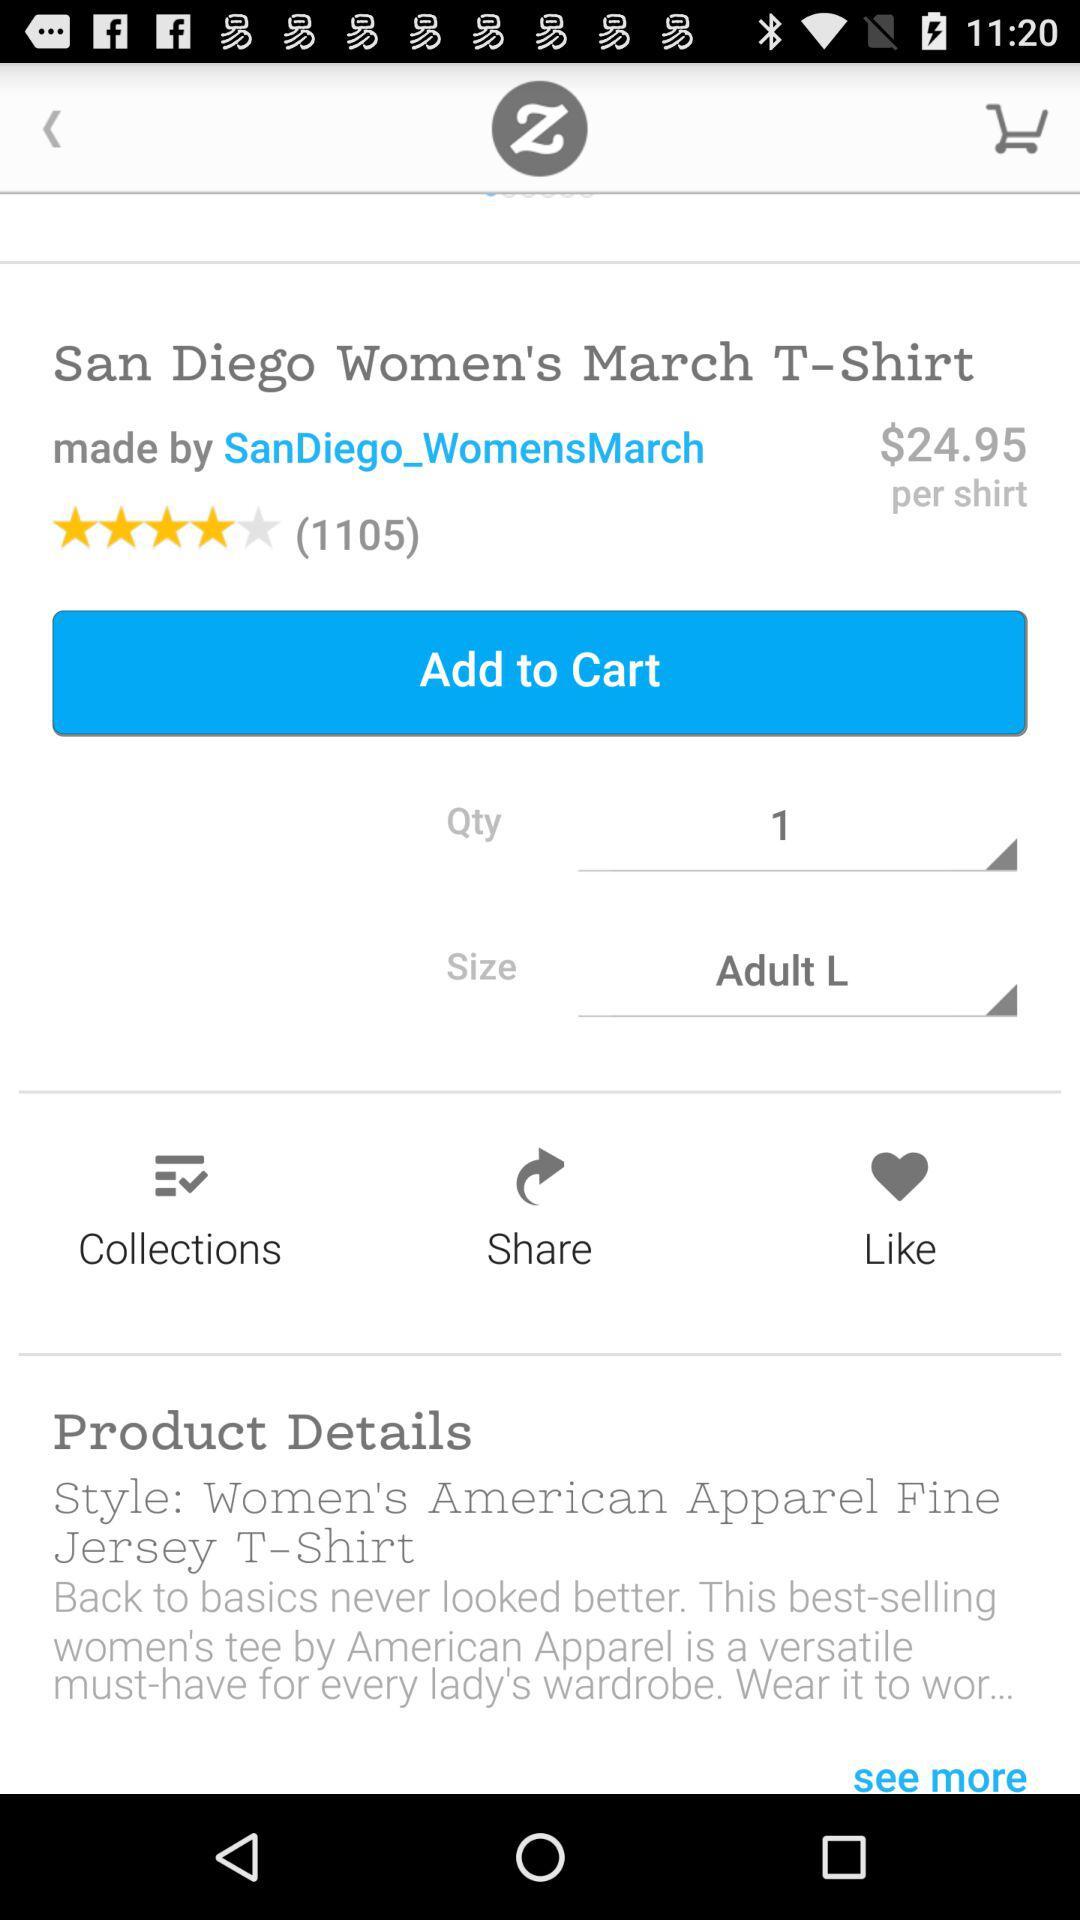 The height and width of the screenshot is (1920, 1080). Describe the element at coordinates (1017, 127) in the screenshot. I see `downarrow` at that location.